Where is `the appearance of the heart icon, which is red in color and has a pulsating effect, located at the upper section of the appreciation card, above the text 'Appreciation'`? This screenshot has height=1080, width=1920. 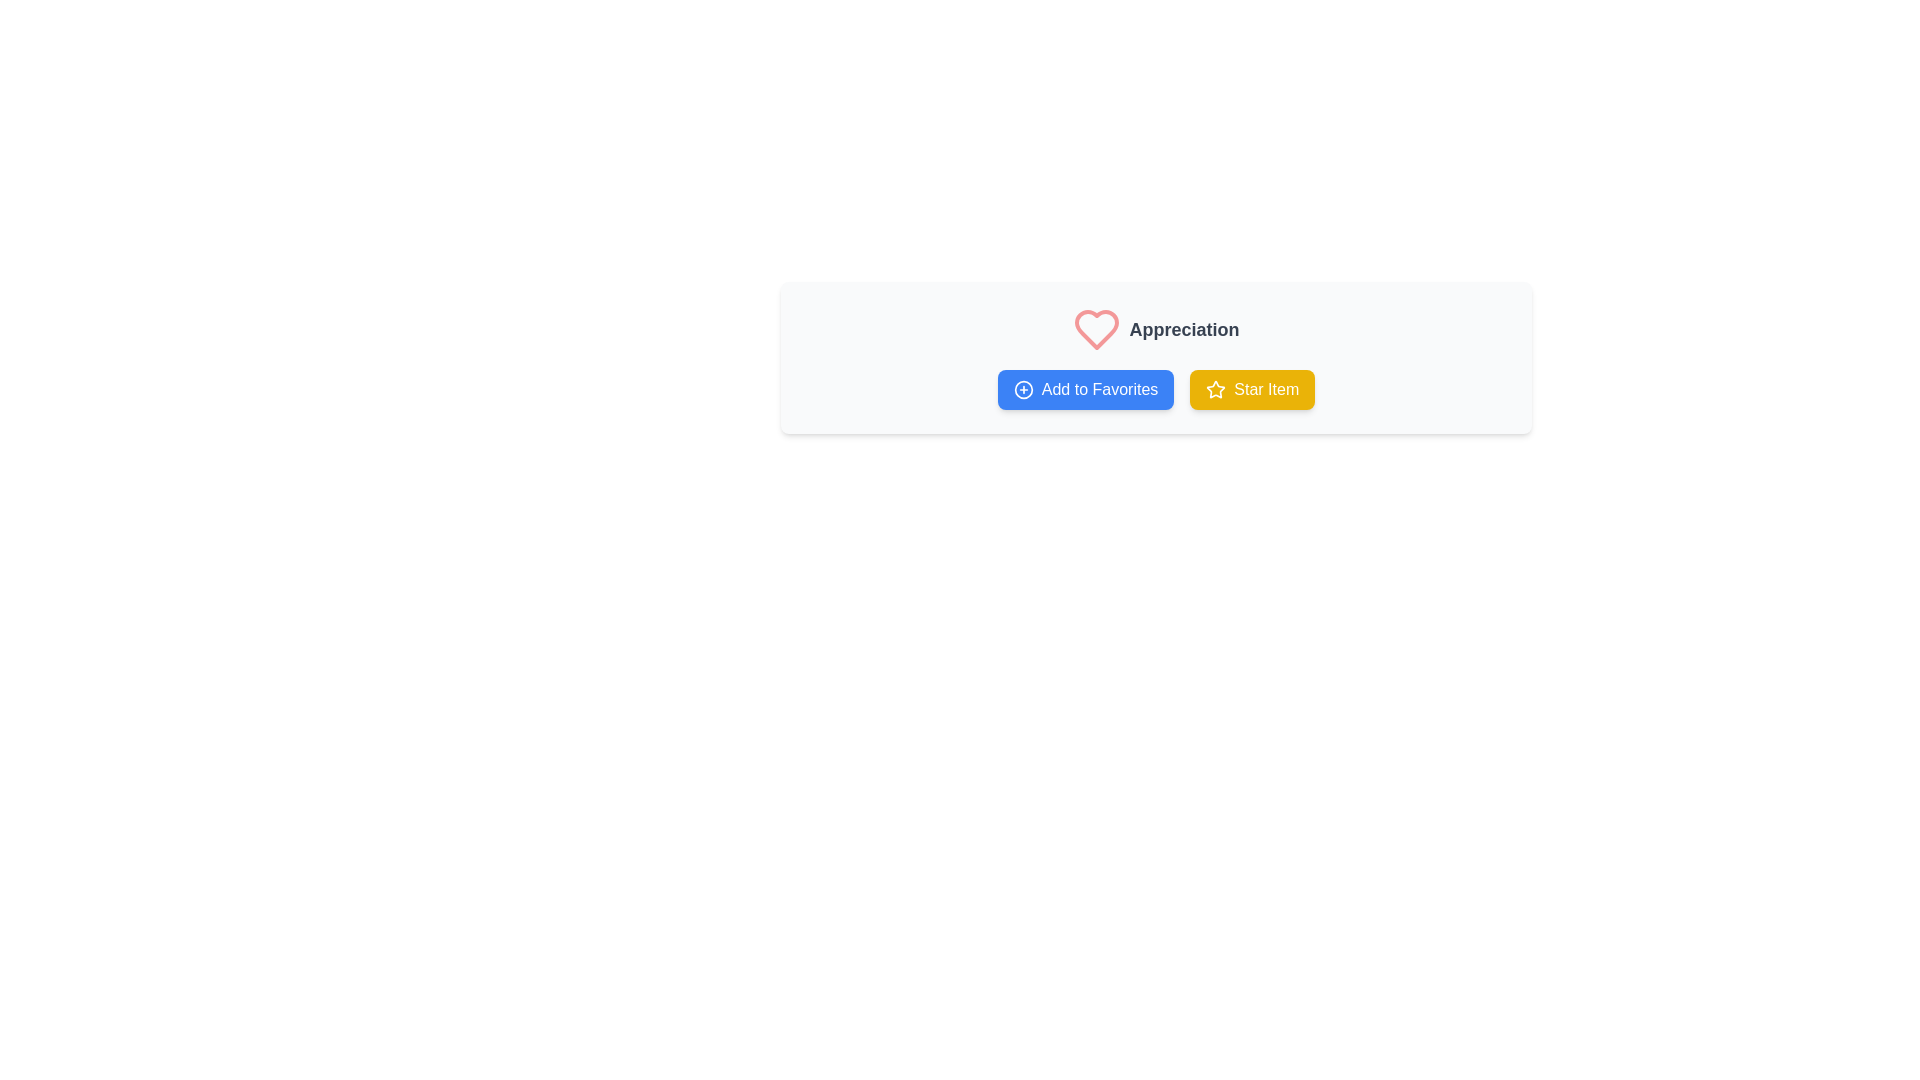 the appearance of the heart icon, which is red in color and has a pulsating effect, located at the upper section of the appreciation card, above the text 'Appreciation' is located at coordinates (1096, 329).